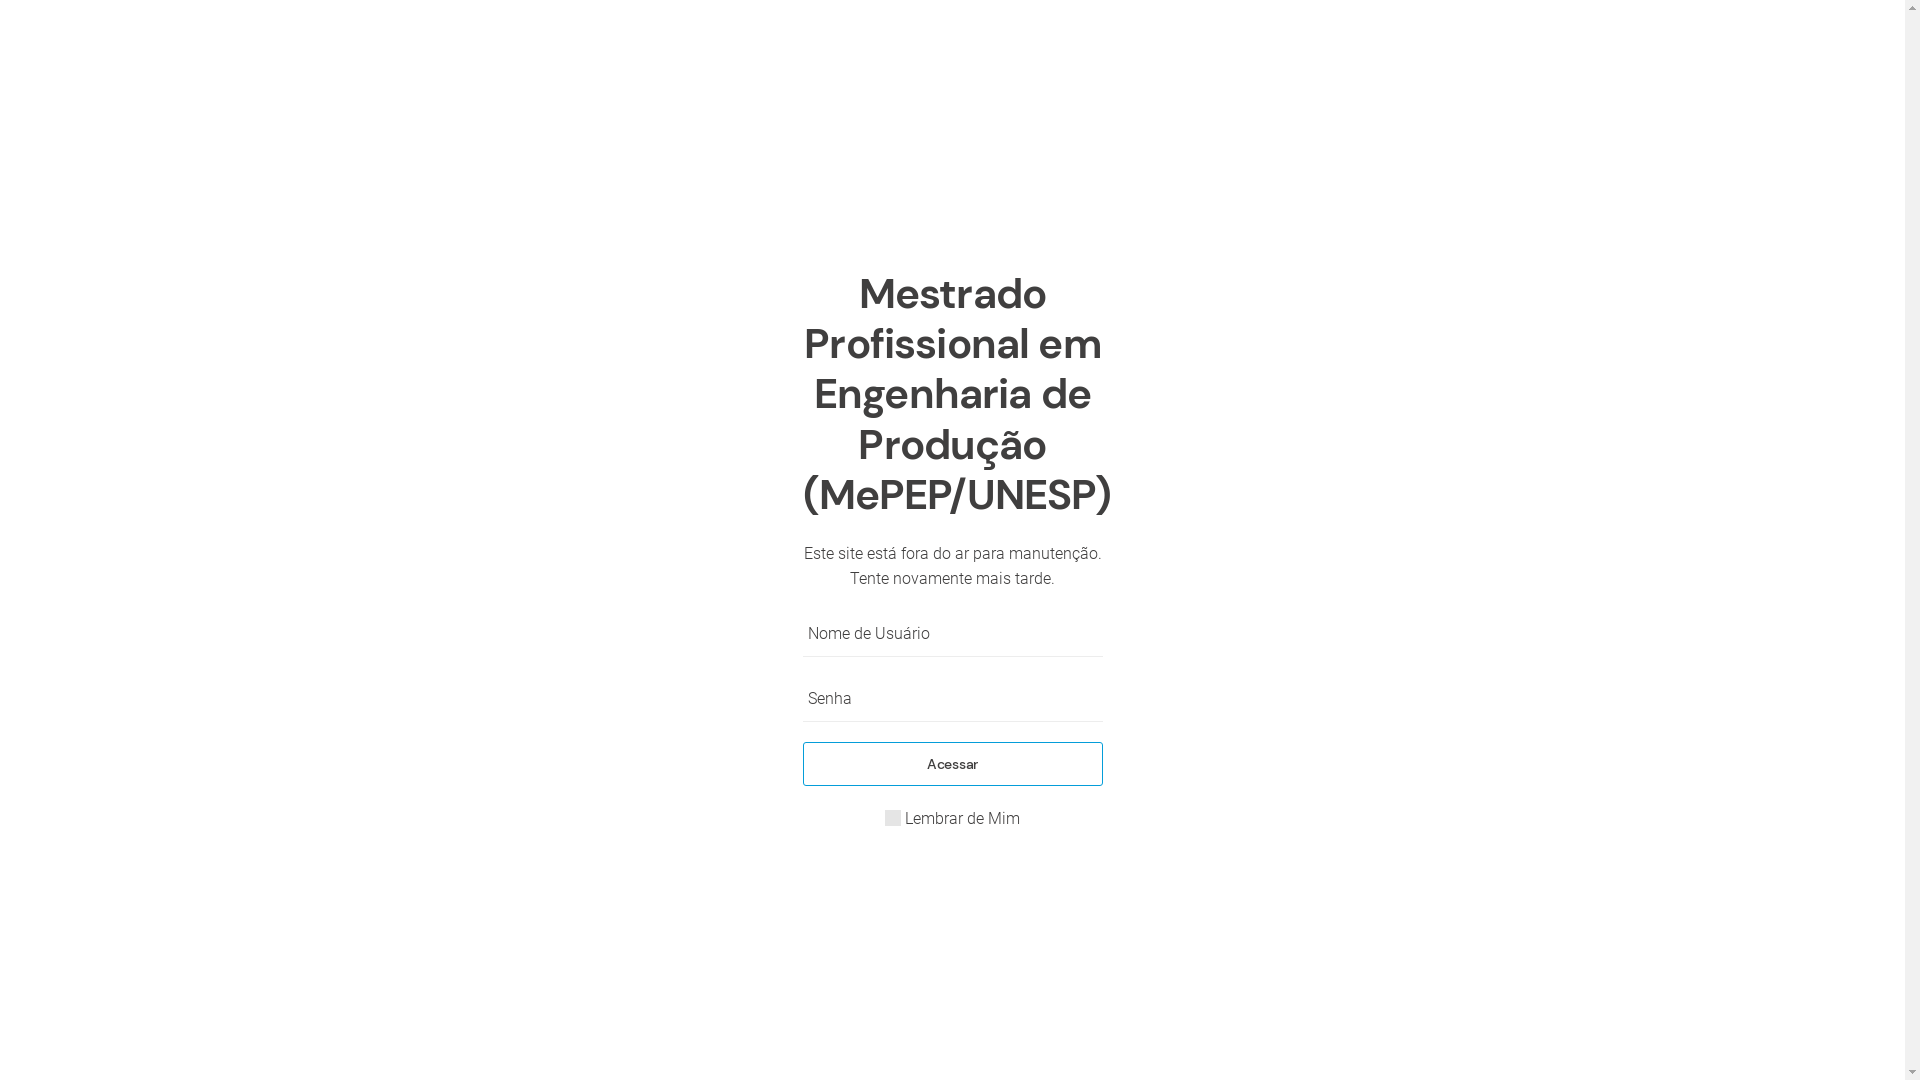 The height and width of the screenshot is (1080, 1920). What do you see at coordinates (950, 763) in the screenshot?
I see `'Acessar'` at bounding box center [950, 763].